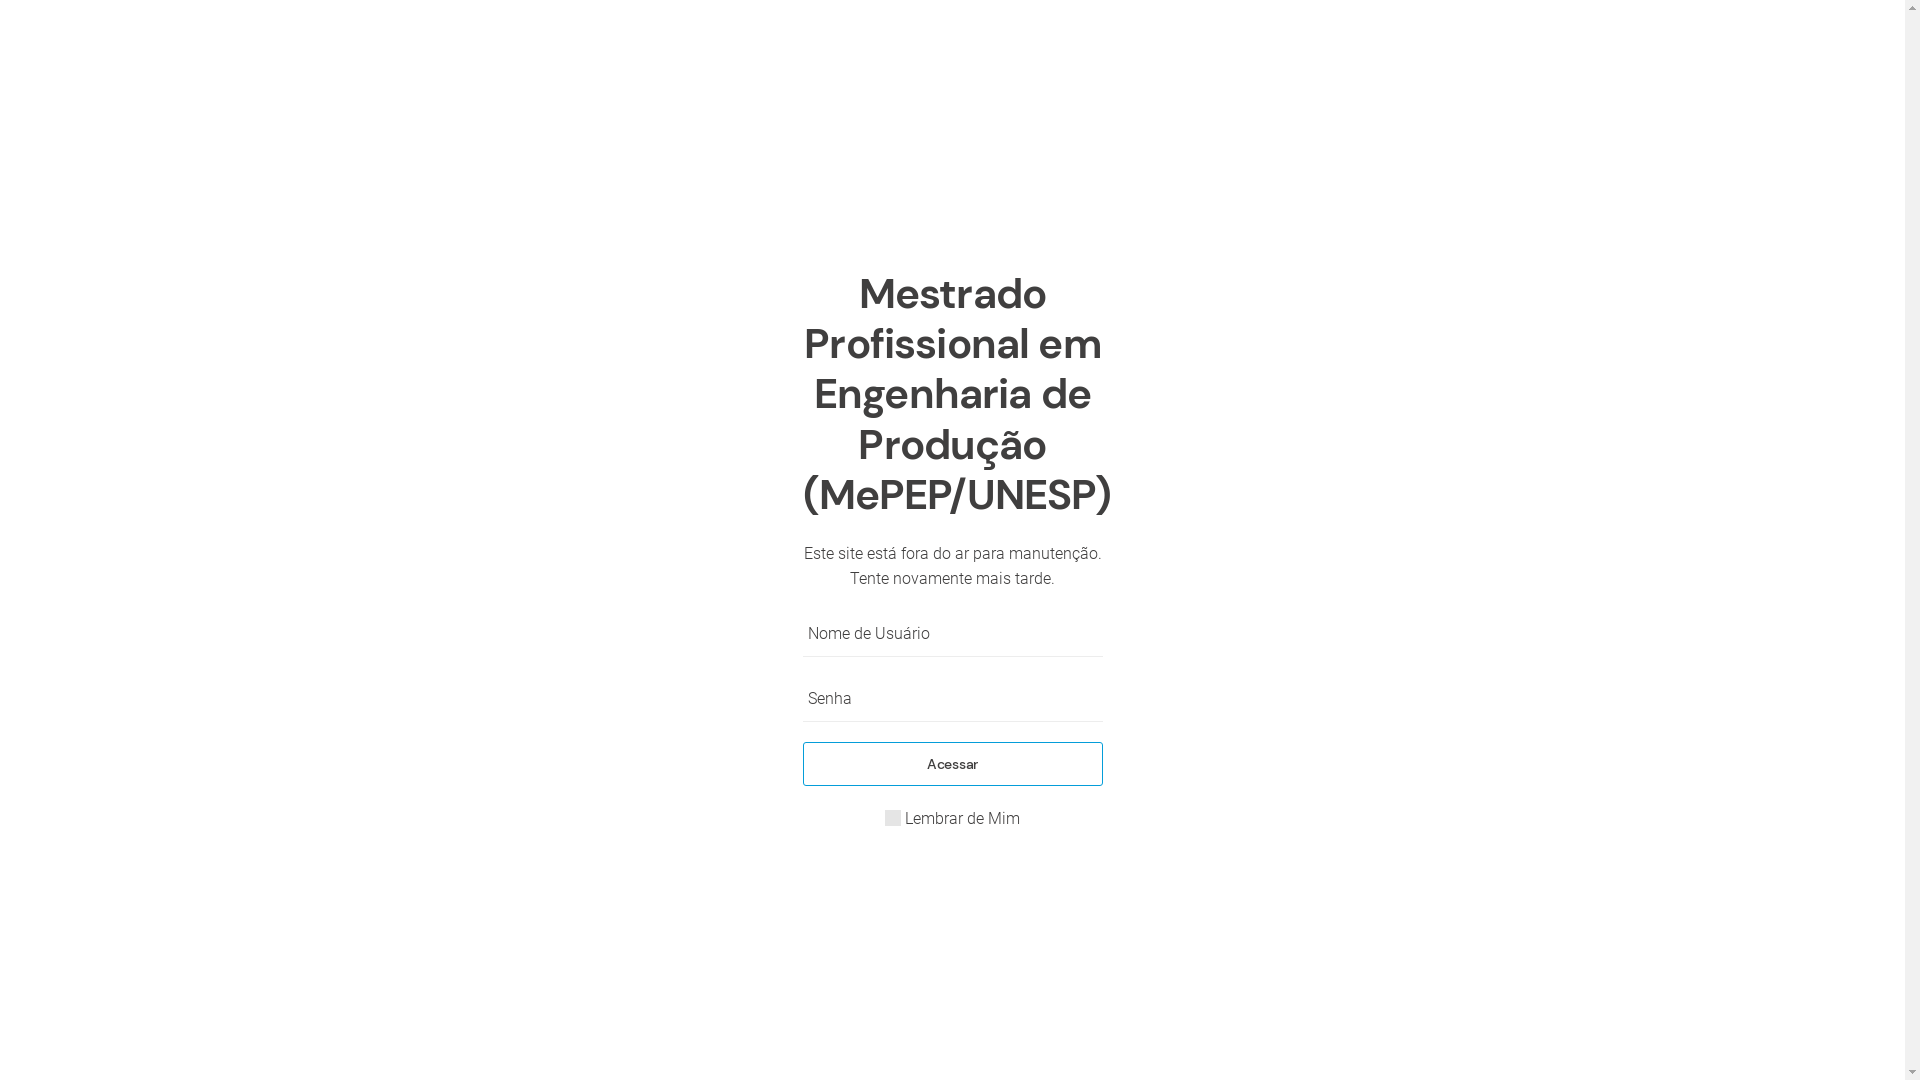 The height and width of the screenshot is (1080, 1920). What do you see at coordinates (950, 763) in the screenshot?
I see `'Acessar'` at bounding box center [950, 763].